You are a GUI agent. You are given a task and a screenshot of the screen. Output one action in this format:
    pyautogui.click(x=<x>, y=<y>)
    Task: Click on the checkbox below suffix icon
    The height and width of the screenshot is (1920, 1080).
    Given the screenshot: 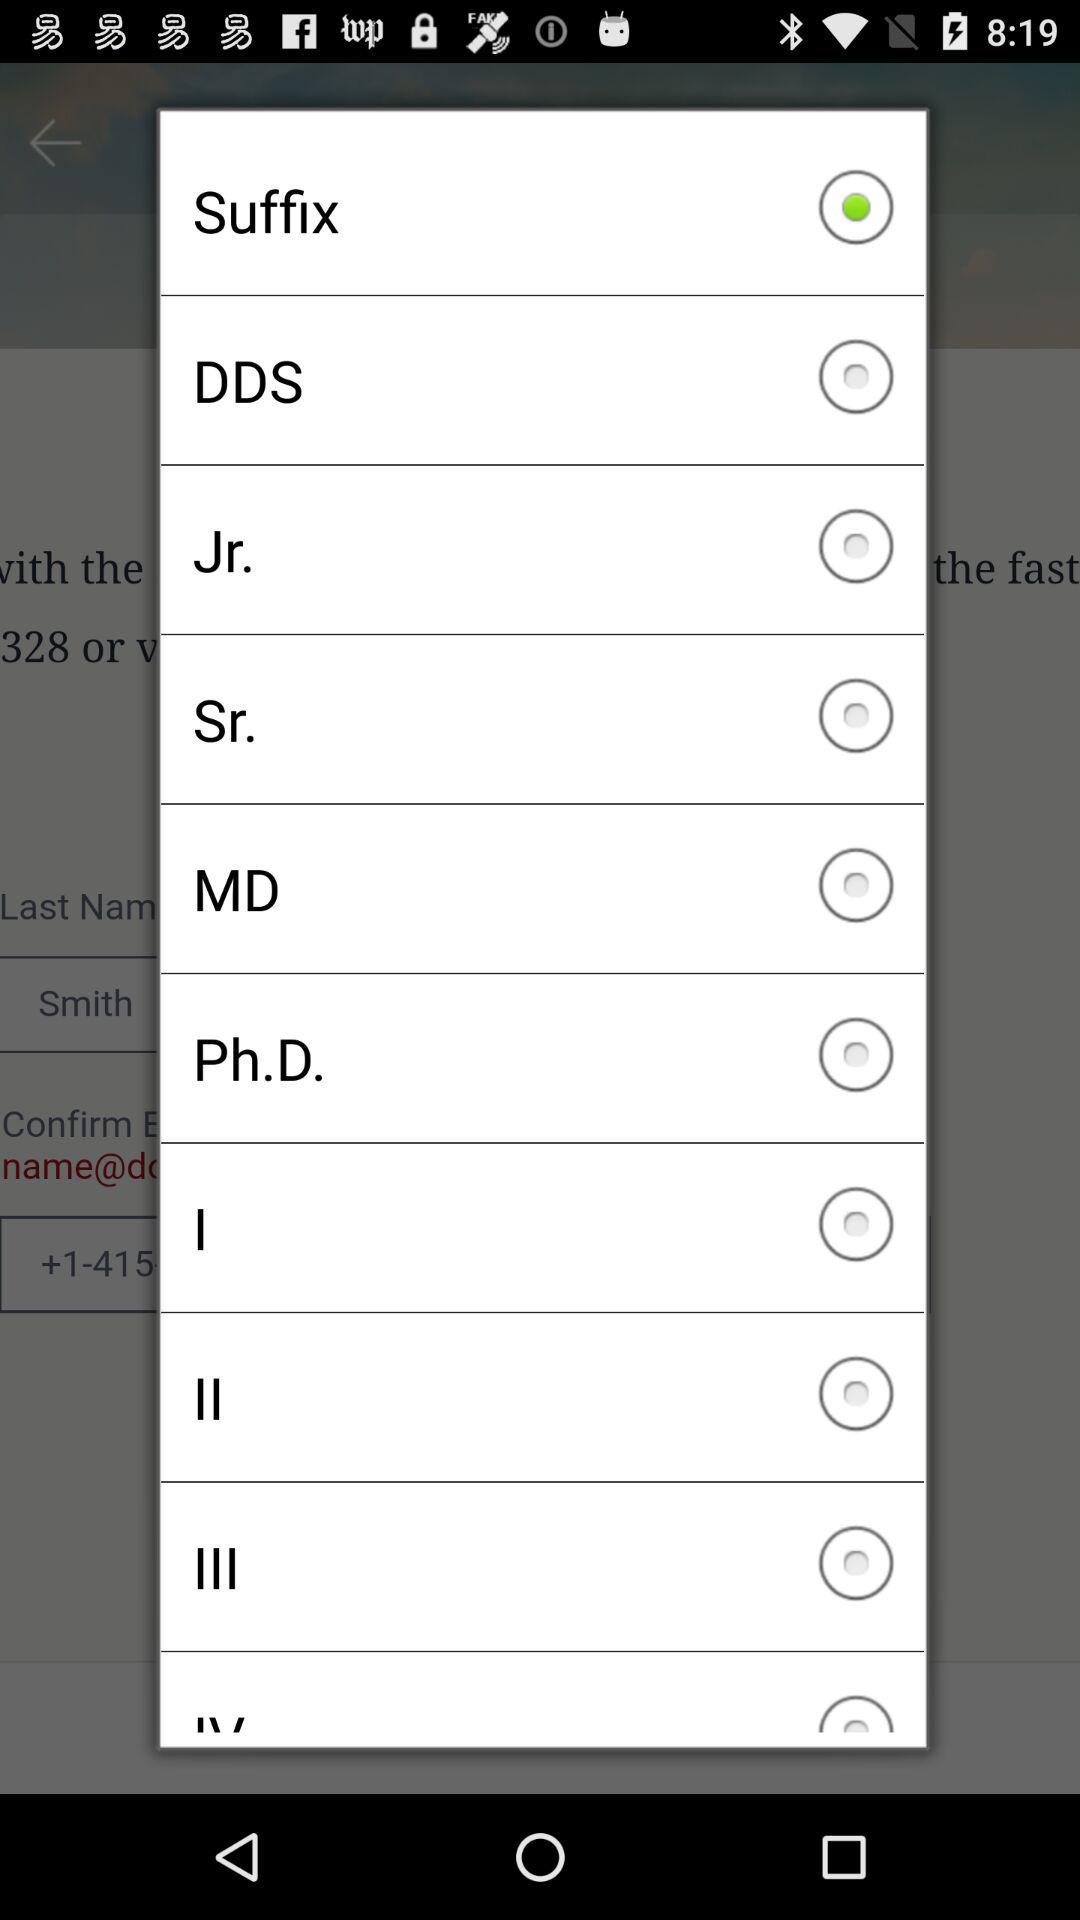 What is the action you would take?
    pyautogui.click(x=542, y=380)
    